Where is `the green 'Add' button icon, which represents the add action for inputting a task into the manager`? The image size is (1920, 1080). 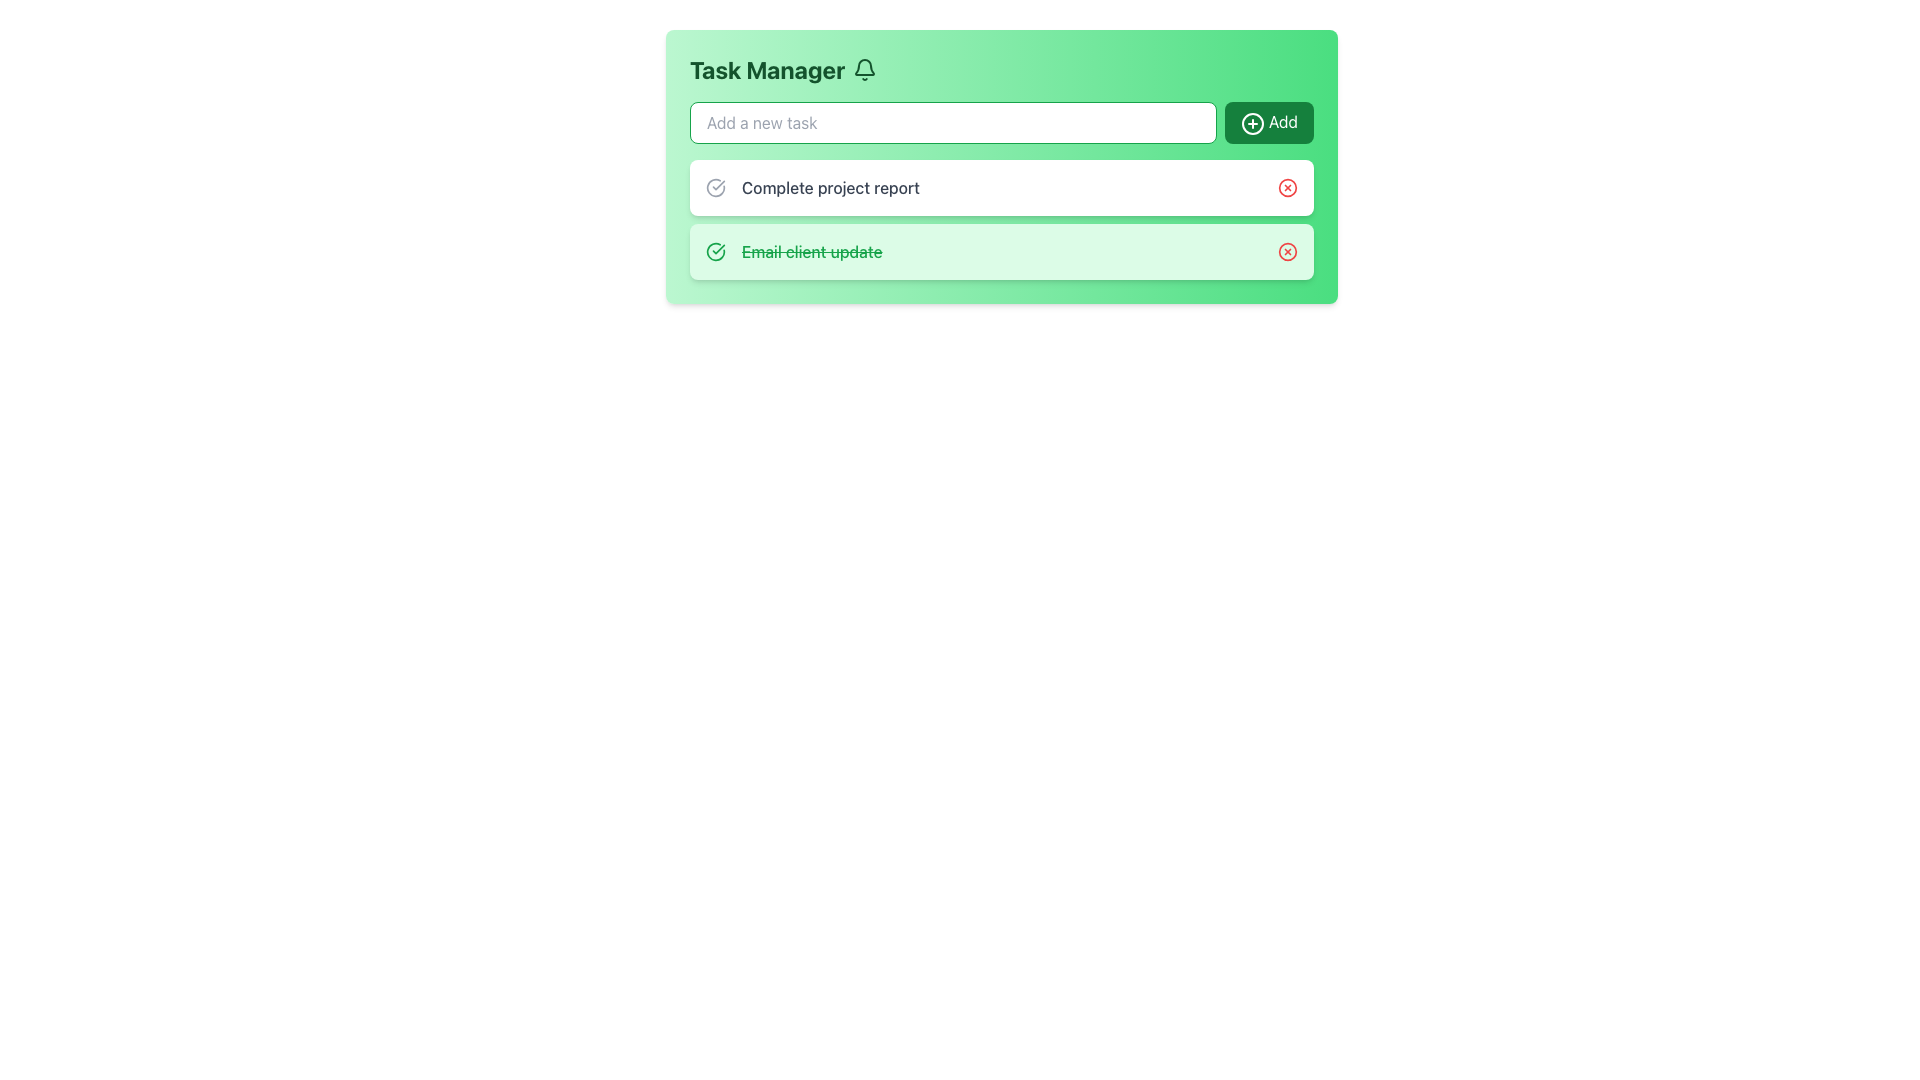
the green 'Add' button icon, which represents the add action for inputting a task into the manager is located at coordinates (1251, 123).